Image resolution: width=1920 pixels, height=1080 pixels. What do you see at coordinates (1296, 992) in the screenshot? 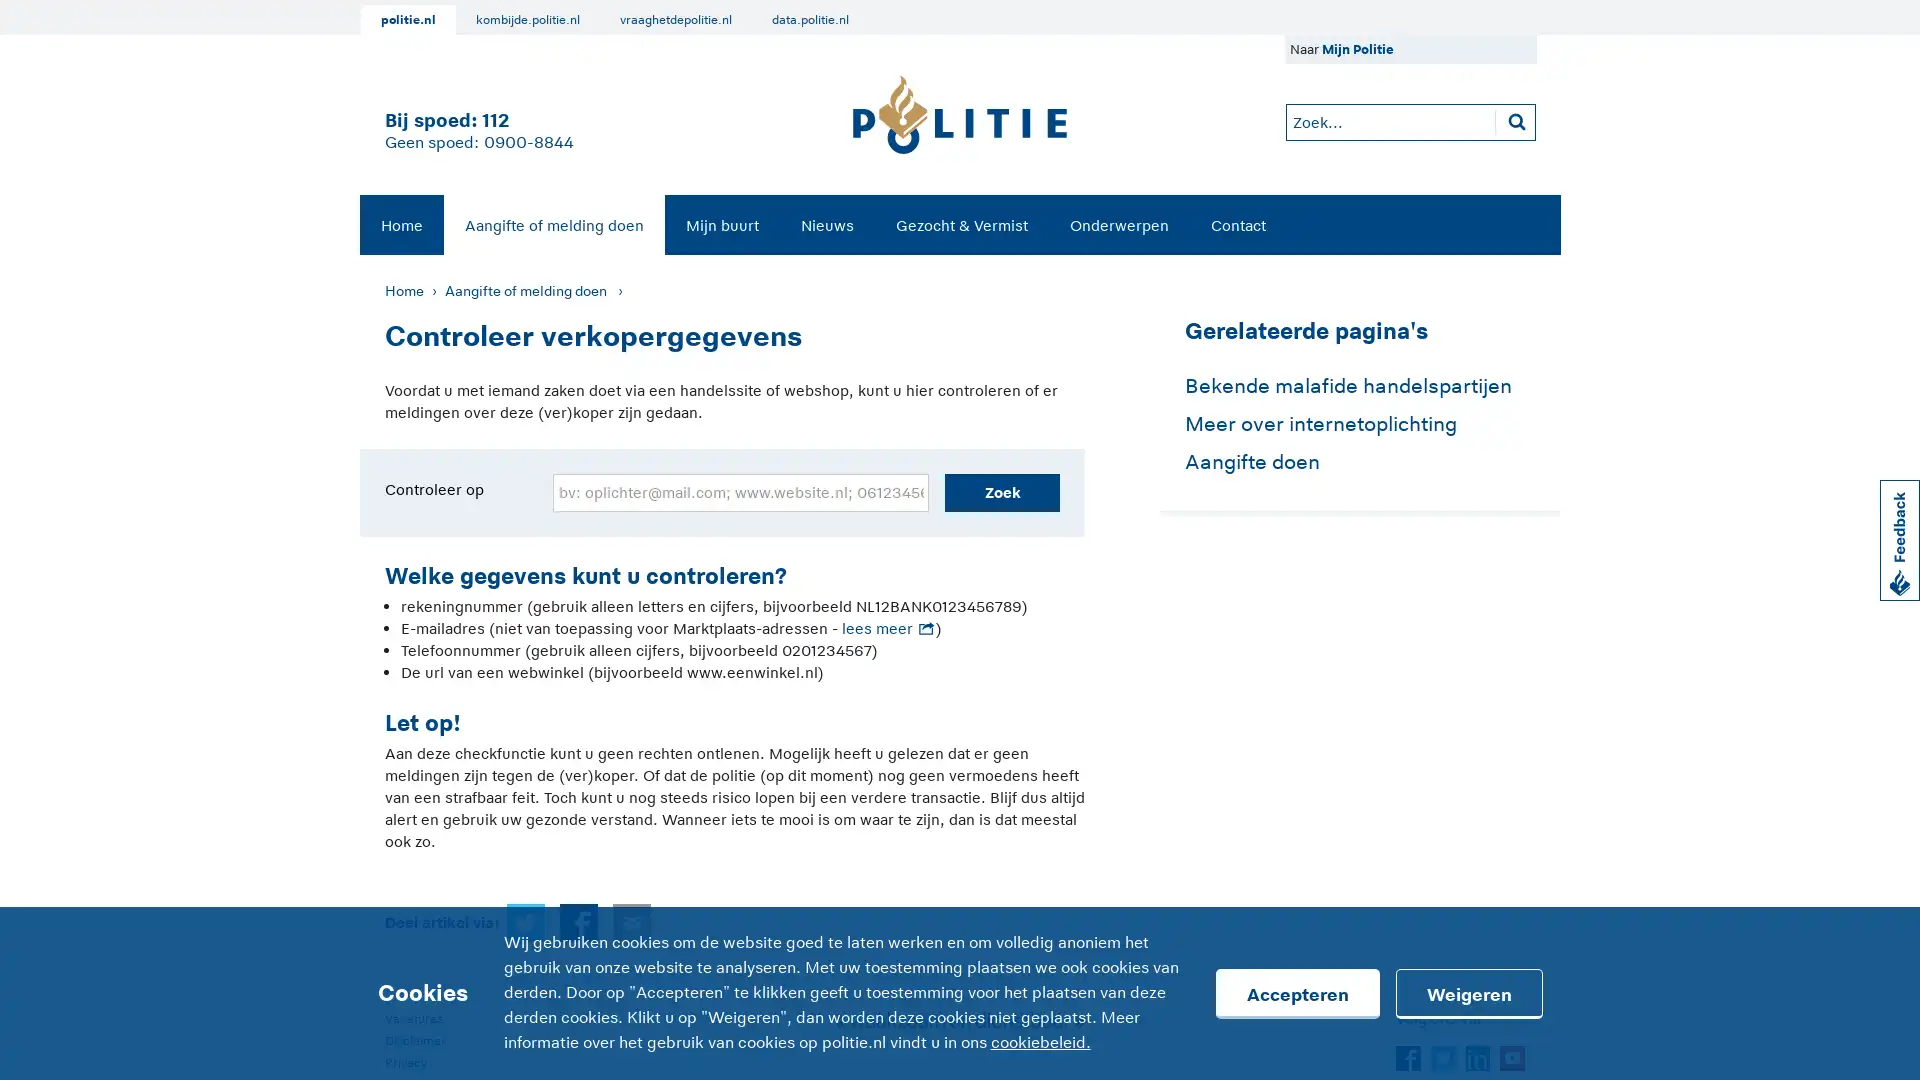
I see `Accepteren` at bounding box center [1296, 992].